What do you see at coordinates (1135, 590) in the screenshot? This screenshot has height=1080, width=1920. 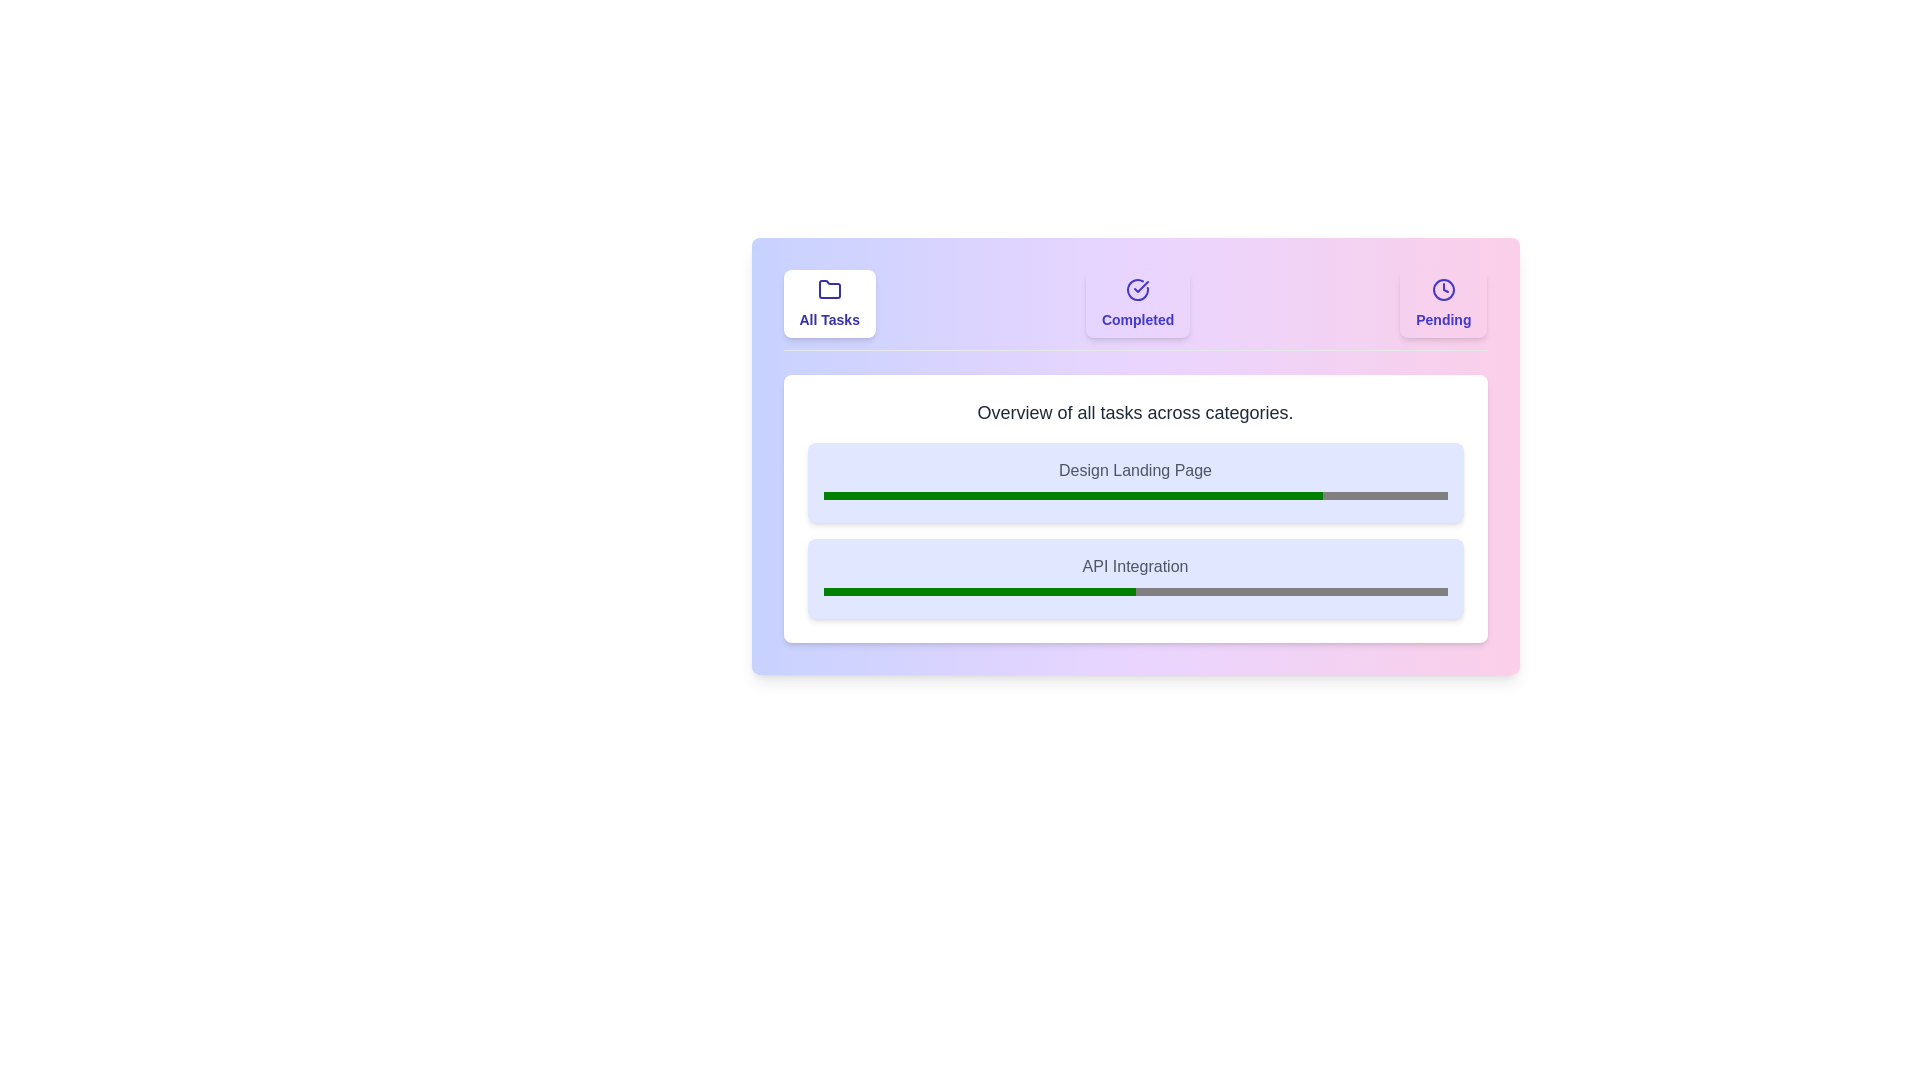 I see `the horizontal progress bar with a green fill located below the text 'API Integration'` at bounding box center [1135, 590].